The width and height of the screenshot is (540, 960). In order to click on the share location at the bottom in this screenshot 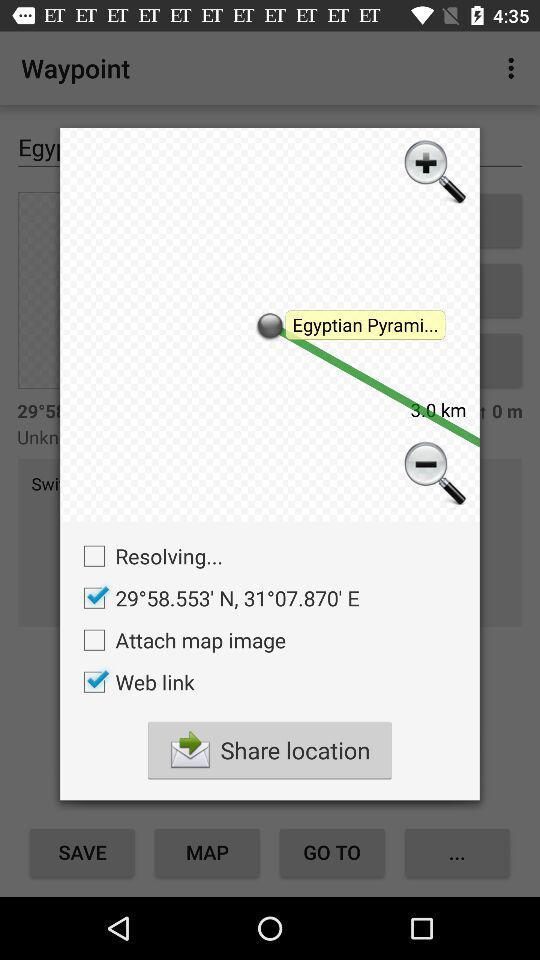, I will do `click(269, 749)`.